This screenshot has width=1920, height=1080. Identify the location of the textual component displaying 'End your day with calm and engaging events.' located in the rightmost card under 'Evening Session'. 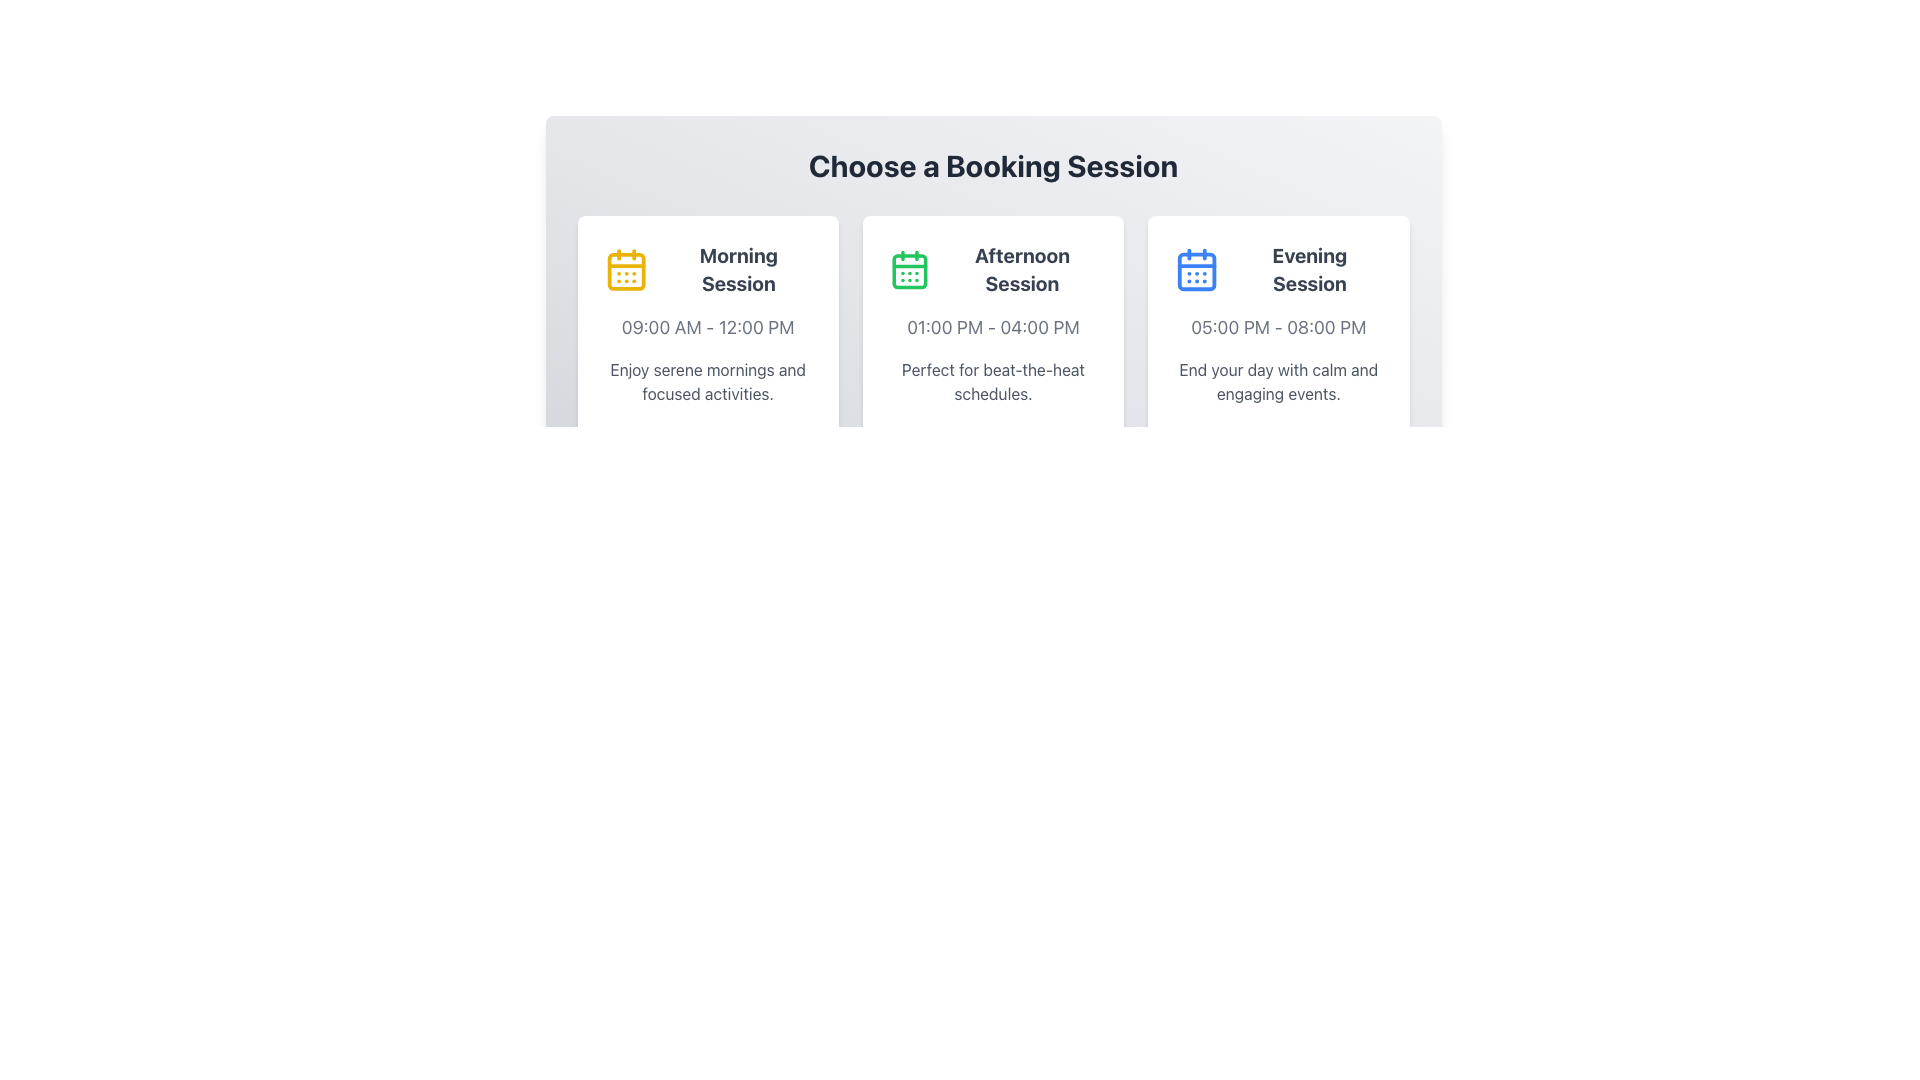
(1277, 381).